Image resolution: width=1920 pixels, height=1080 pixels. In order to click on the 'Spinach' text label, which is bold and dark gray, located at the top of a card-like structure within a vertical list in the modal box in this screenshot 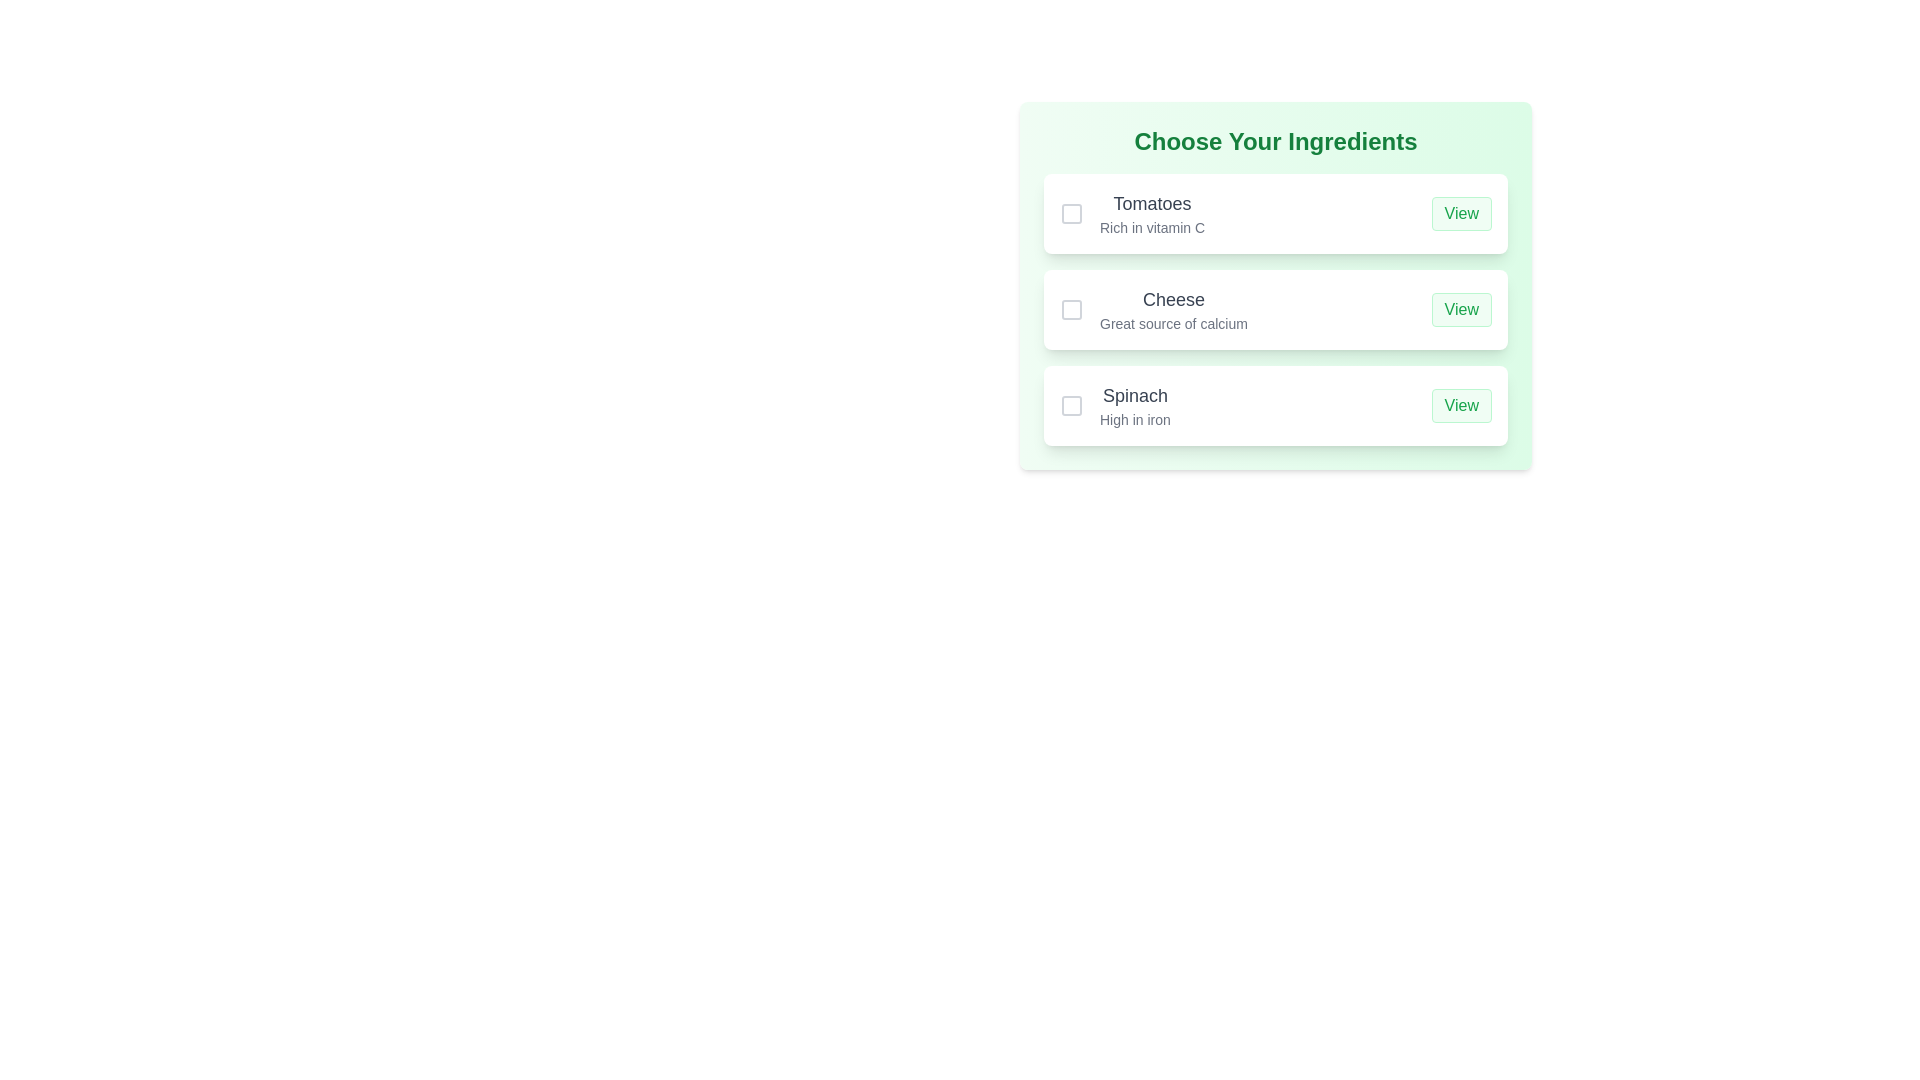, I will do `click(1135, 396)`.